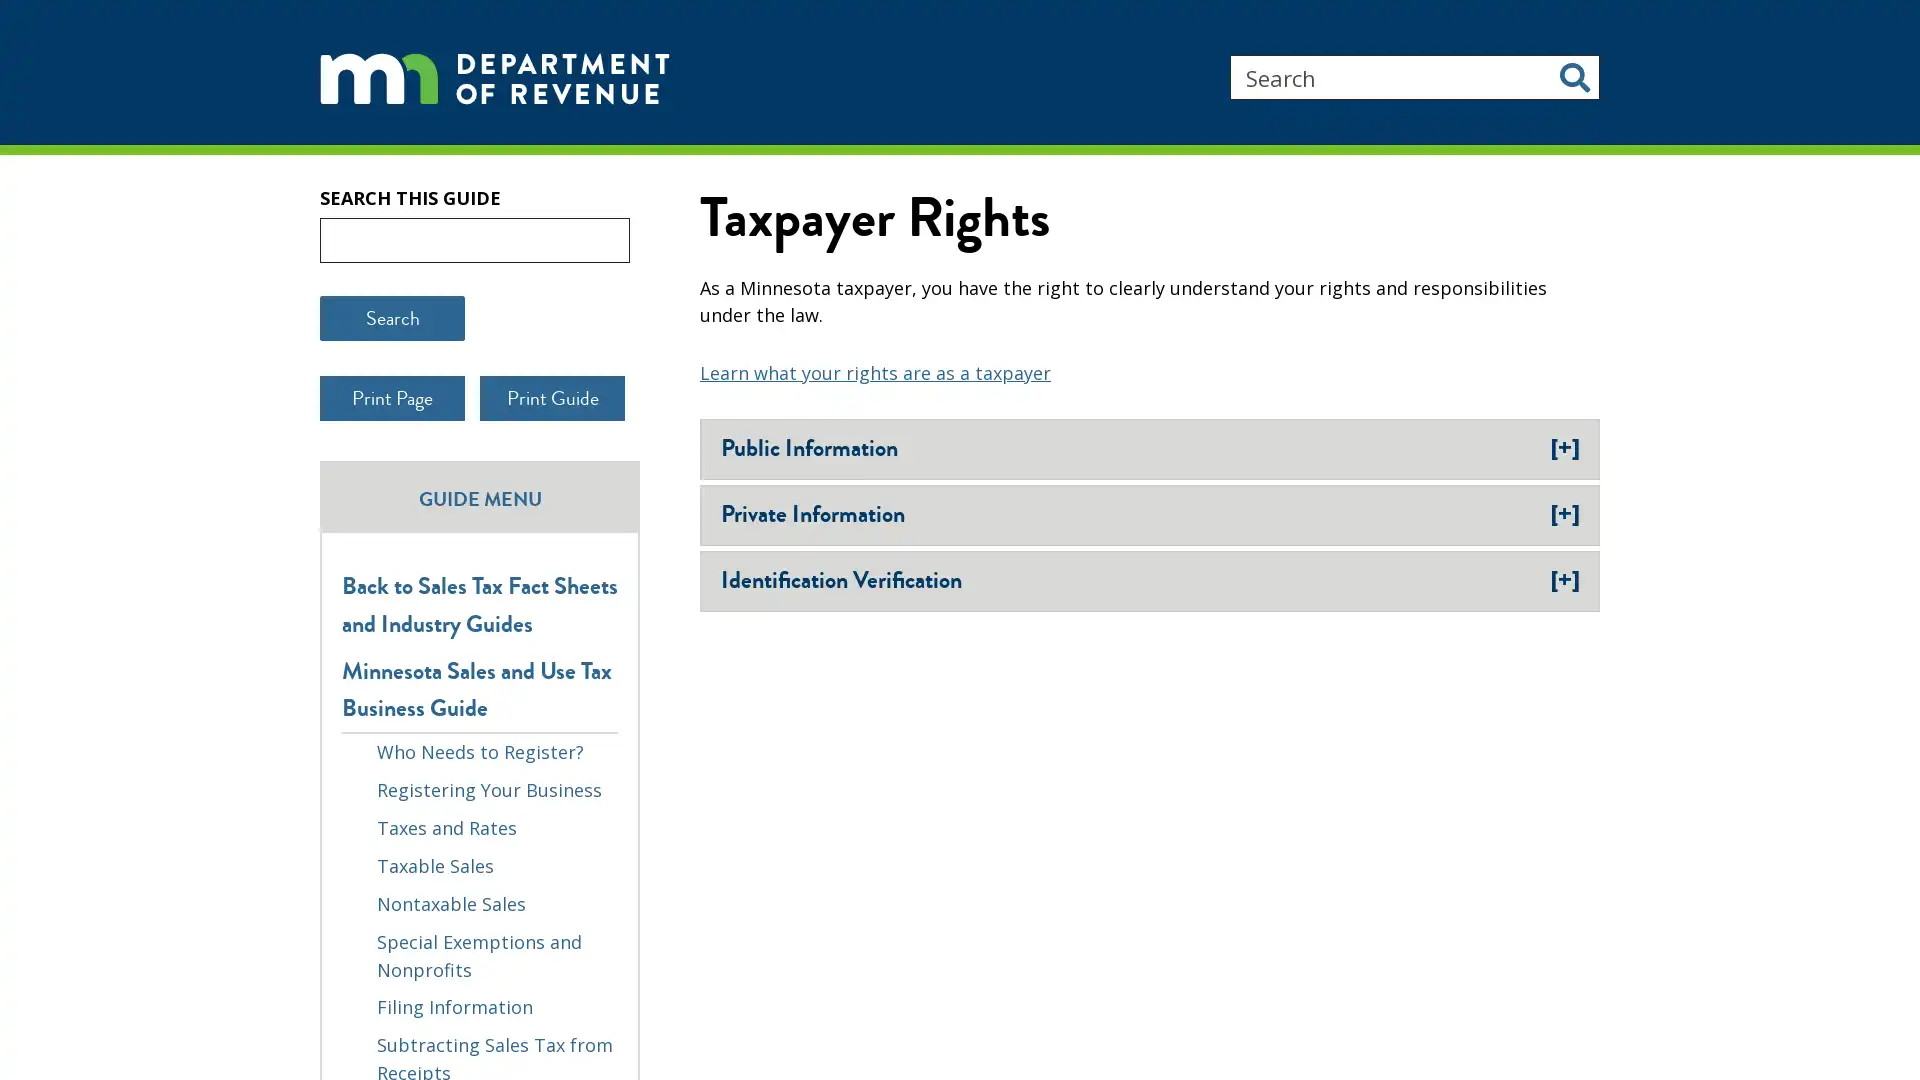 The image size is (1920, 1080). Describe the element at coordinates (1574, 76) in the screenshot. I see `Search` at that location.